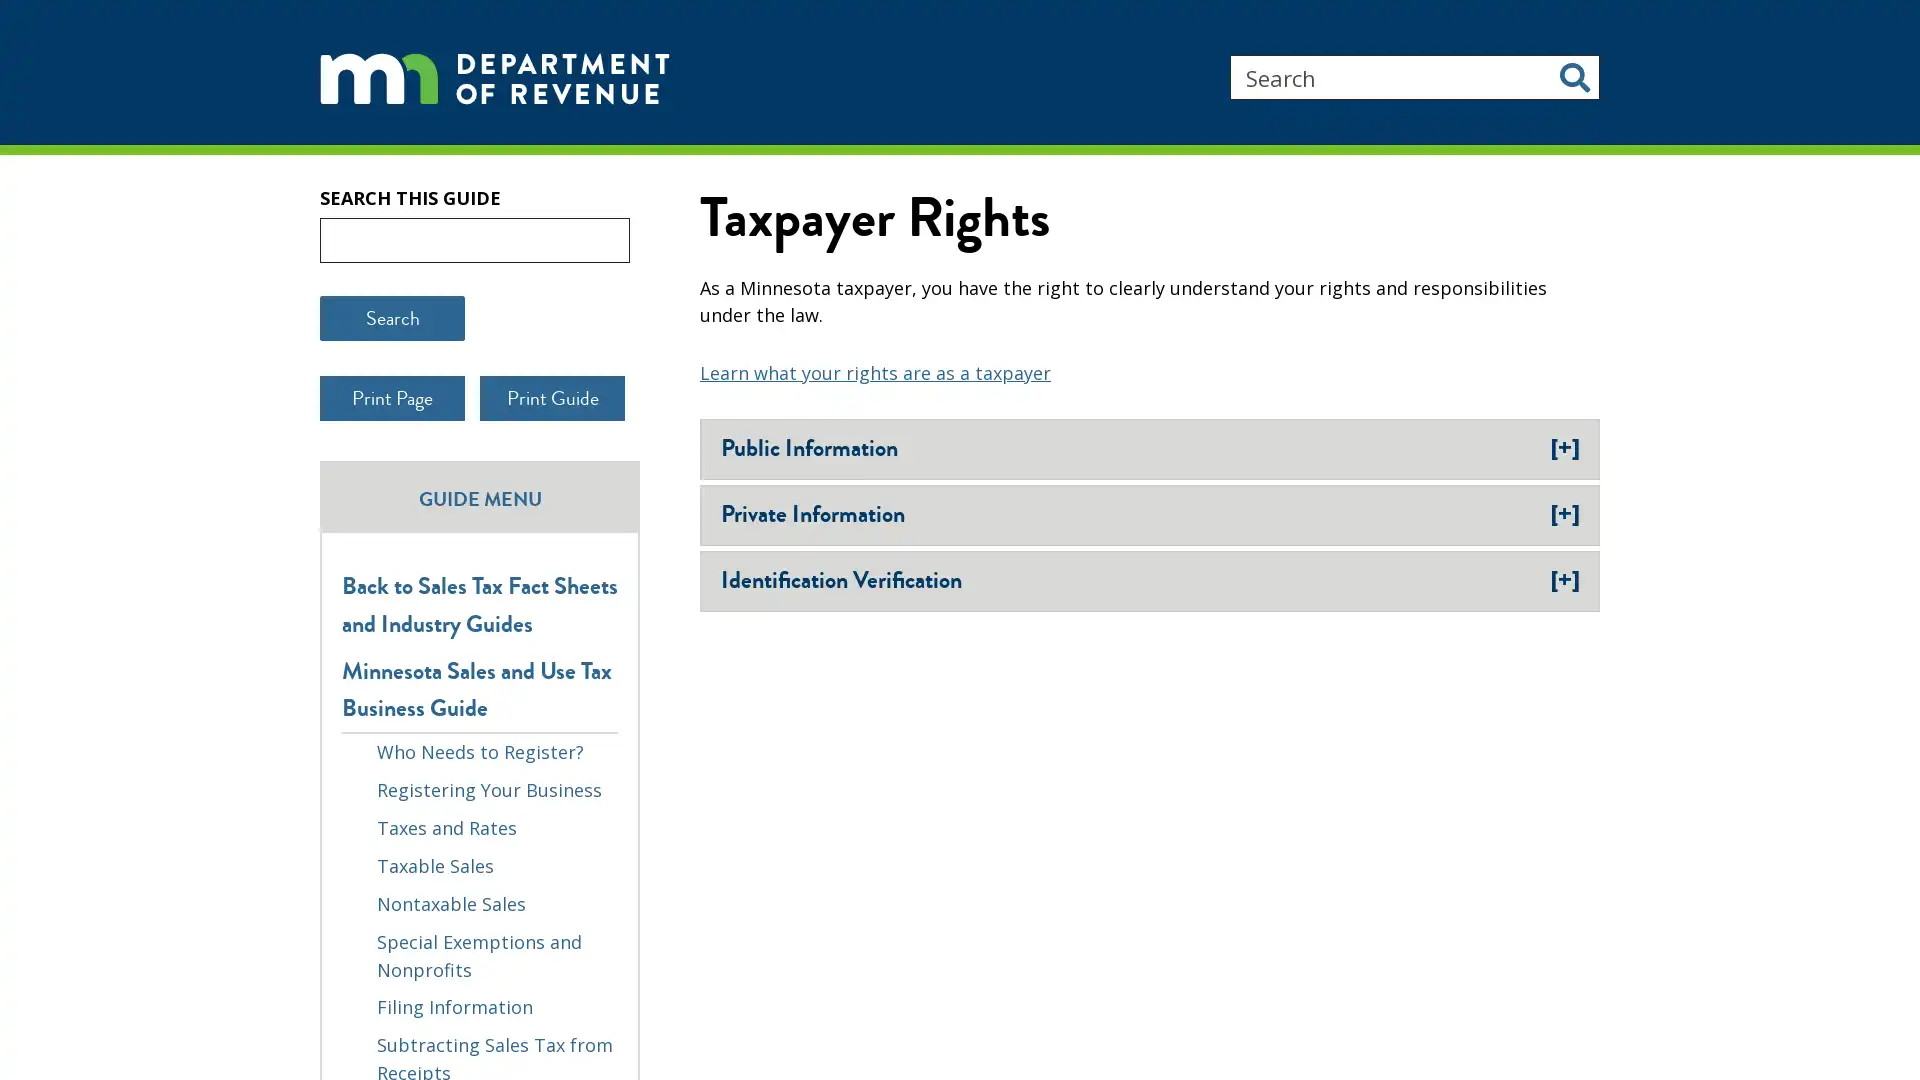 The image size is (1920, 1080). Describe the element at coordinates (1574, 76) in the screenshot. I see `Search` at that location.